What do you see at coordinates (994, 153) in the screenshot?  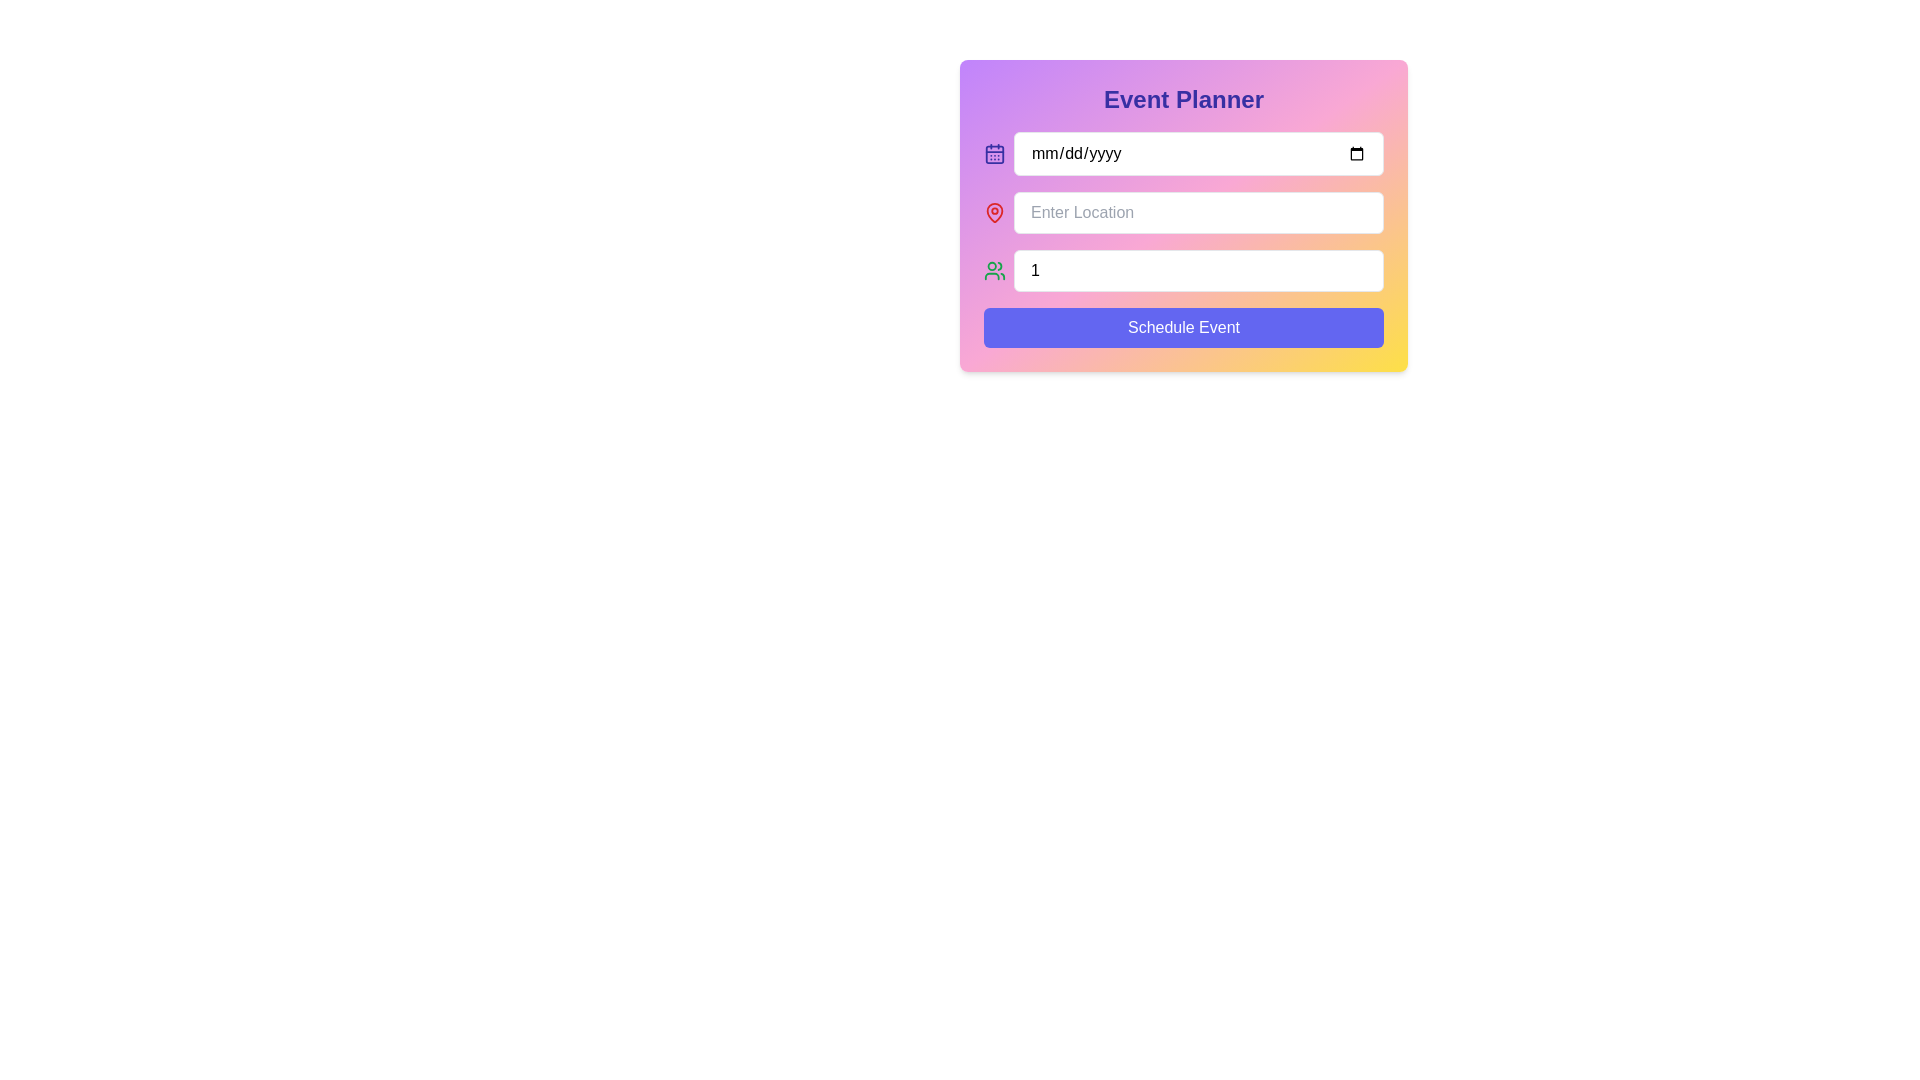 I see `the date input field icon located in the top-left area of the event form interface` at bounding box center [994, 153].